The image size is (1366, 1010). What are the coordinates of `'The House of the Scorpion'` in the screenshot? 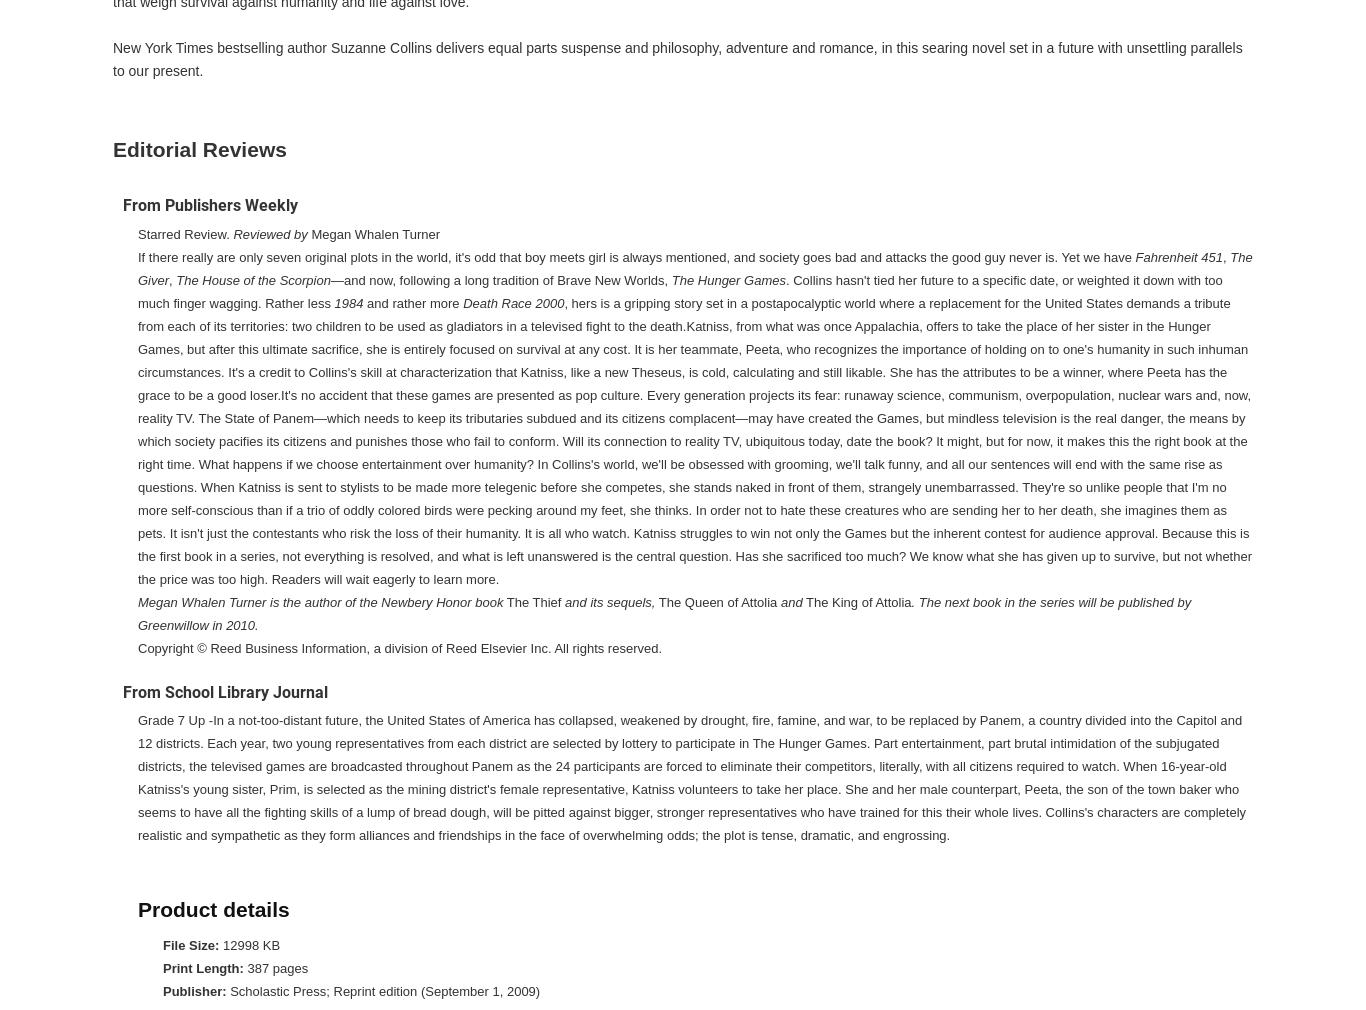 It's located at (174, 279).